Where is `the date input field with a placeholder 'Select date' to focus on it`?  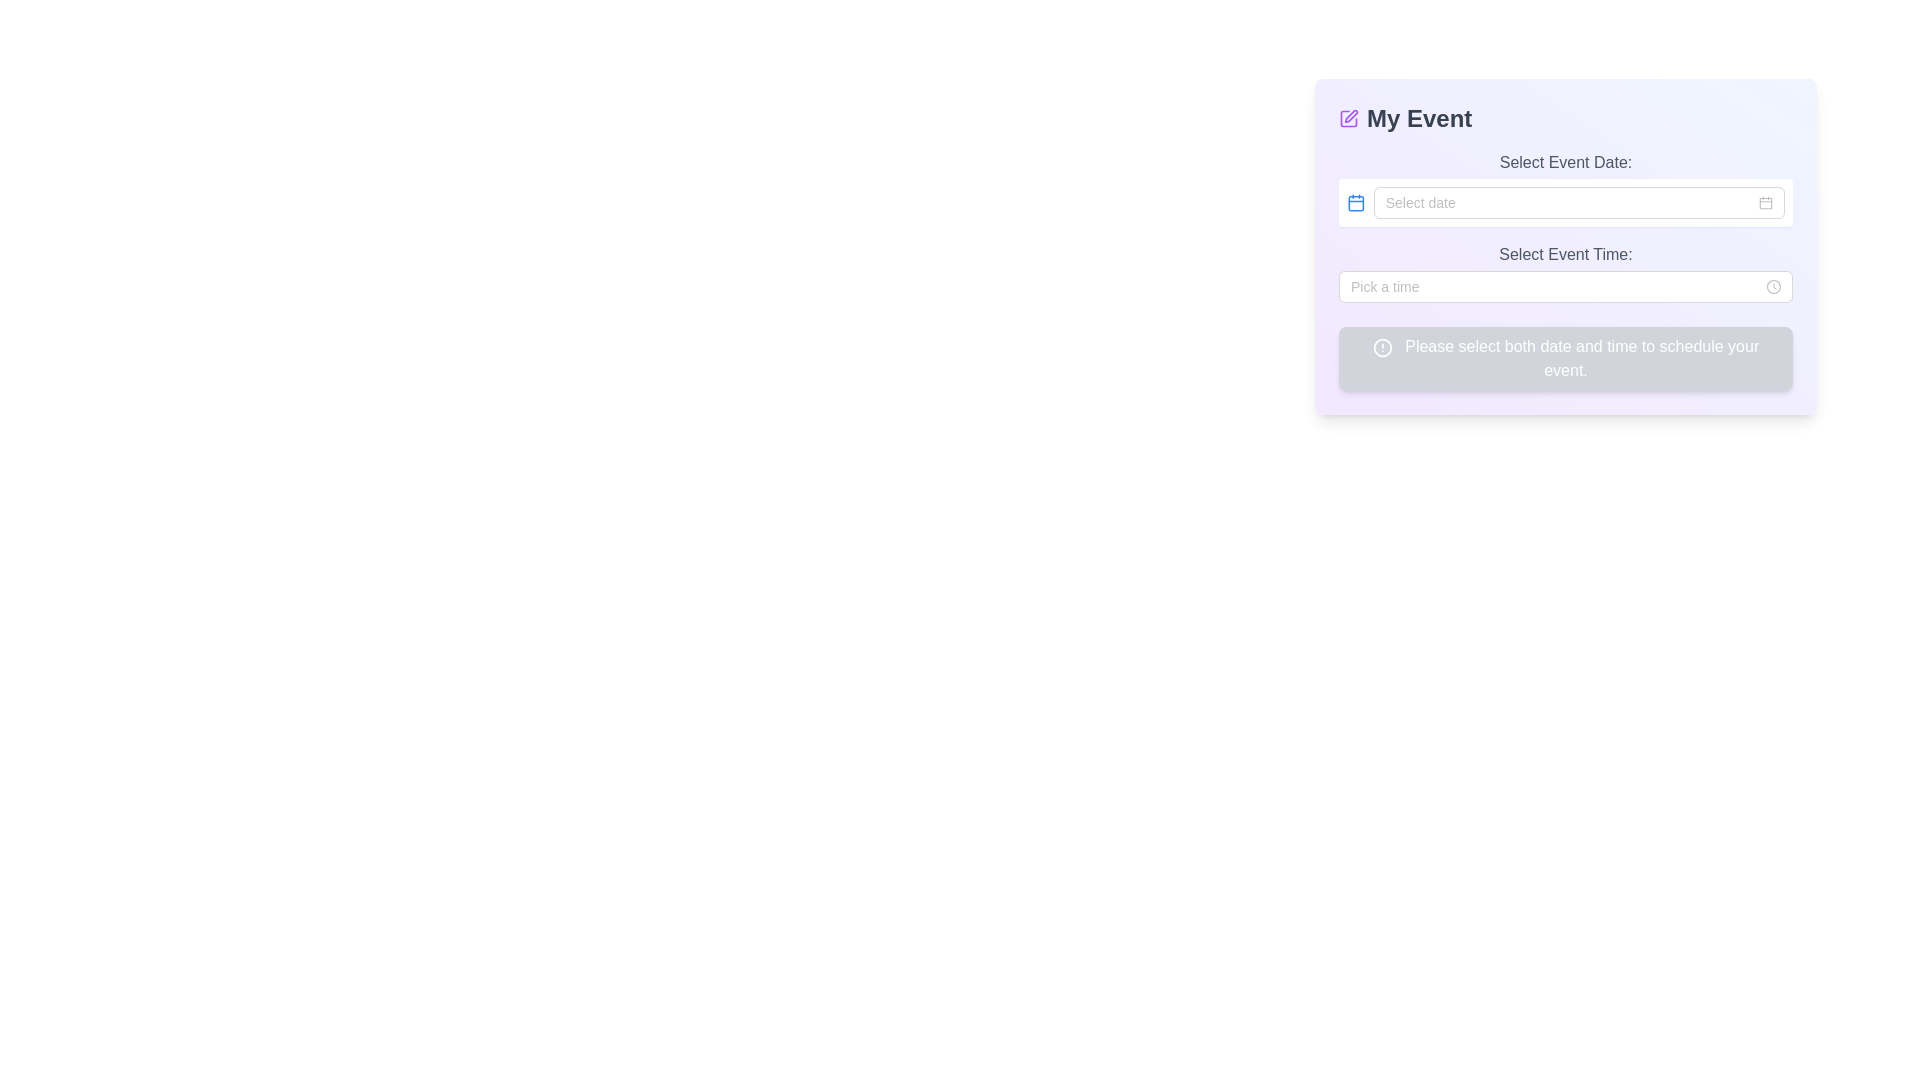 the date input field with a placeholder 'Select date' to focus on it is located at coordinates (1578, 203).